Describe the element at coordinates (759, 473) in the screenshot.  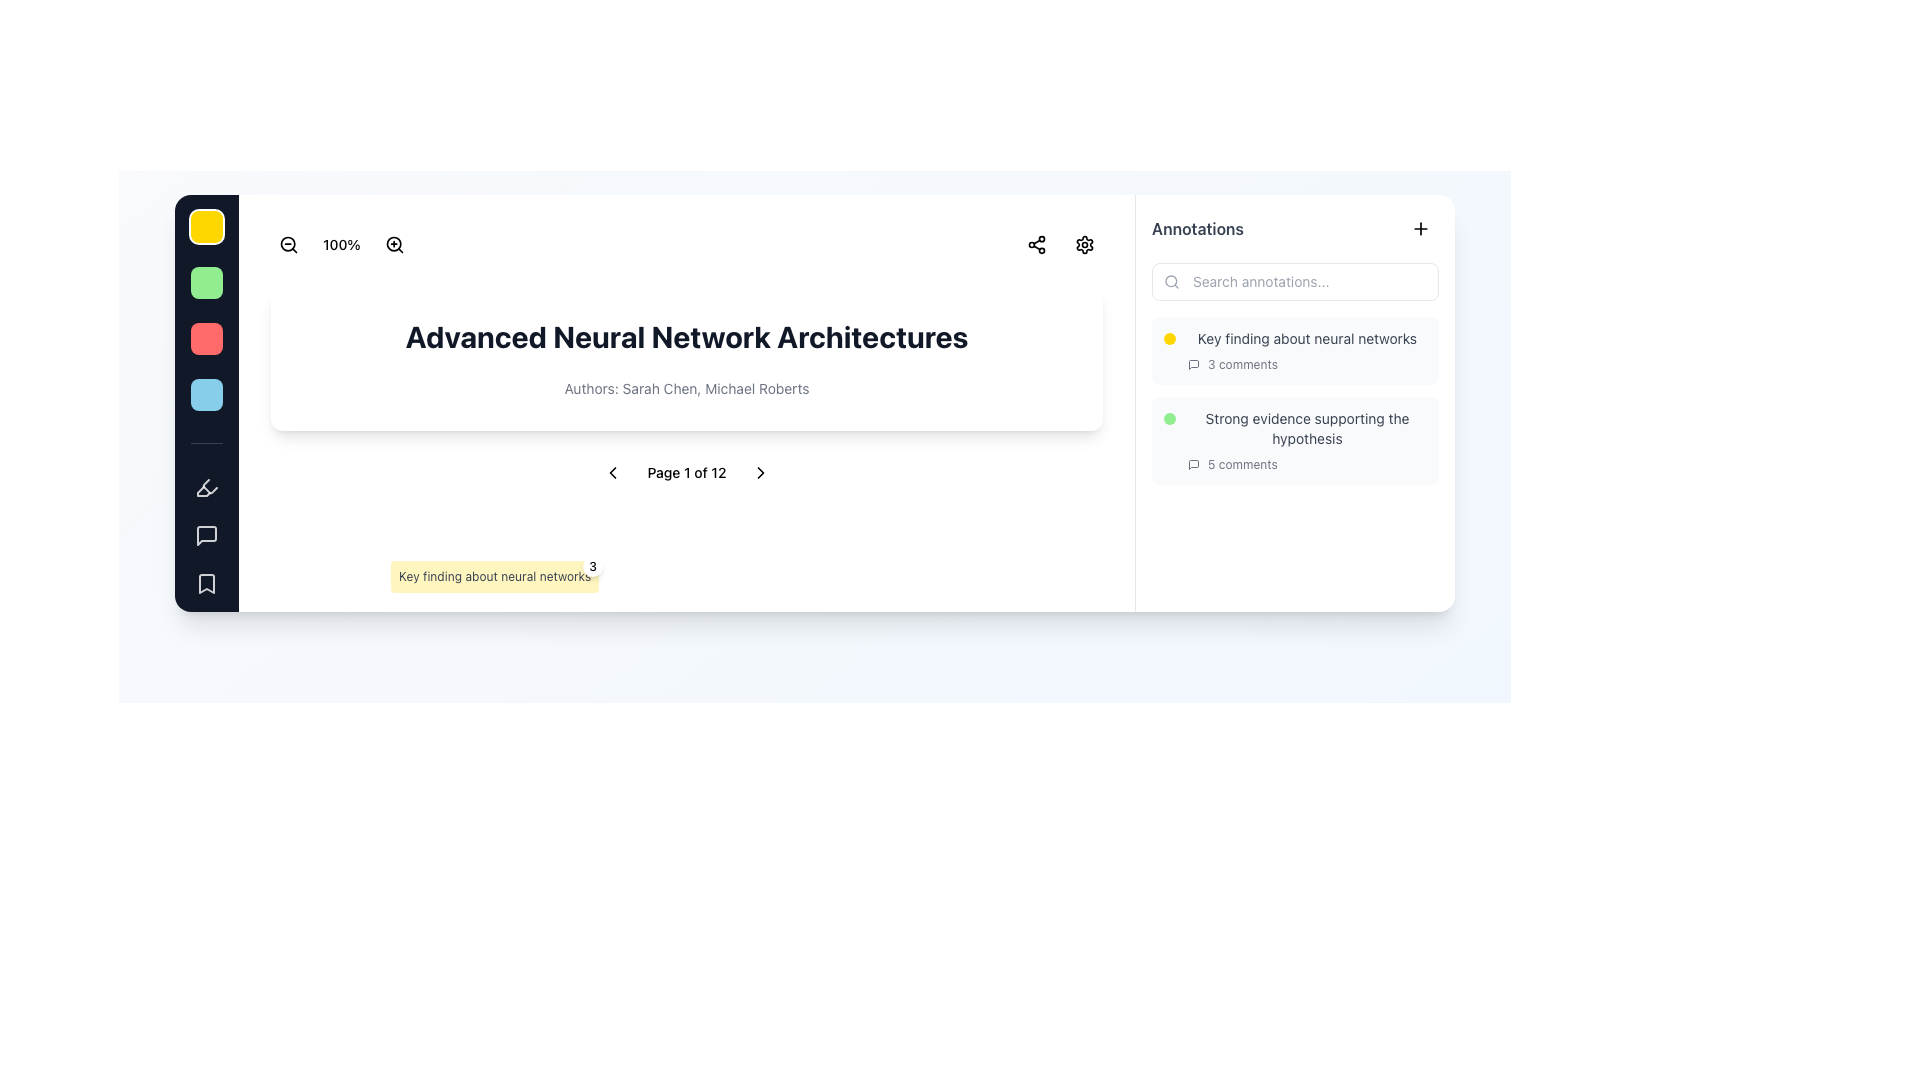
I see `the navigation button located towards the right side of the footer section, next to the 'Page 1 of 12' text, to trigger the hover effect` at that location.